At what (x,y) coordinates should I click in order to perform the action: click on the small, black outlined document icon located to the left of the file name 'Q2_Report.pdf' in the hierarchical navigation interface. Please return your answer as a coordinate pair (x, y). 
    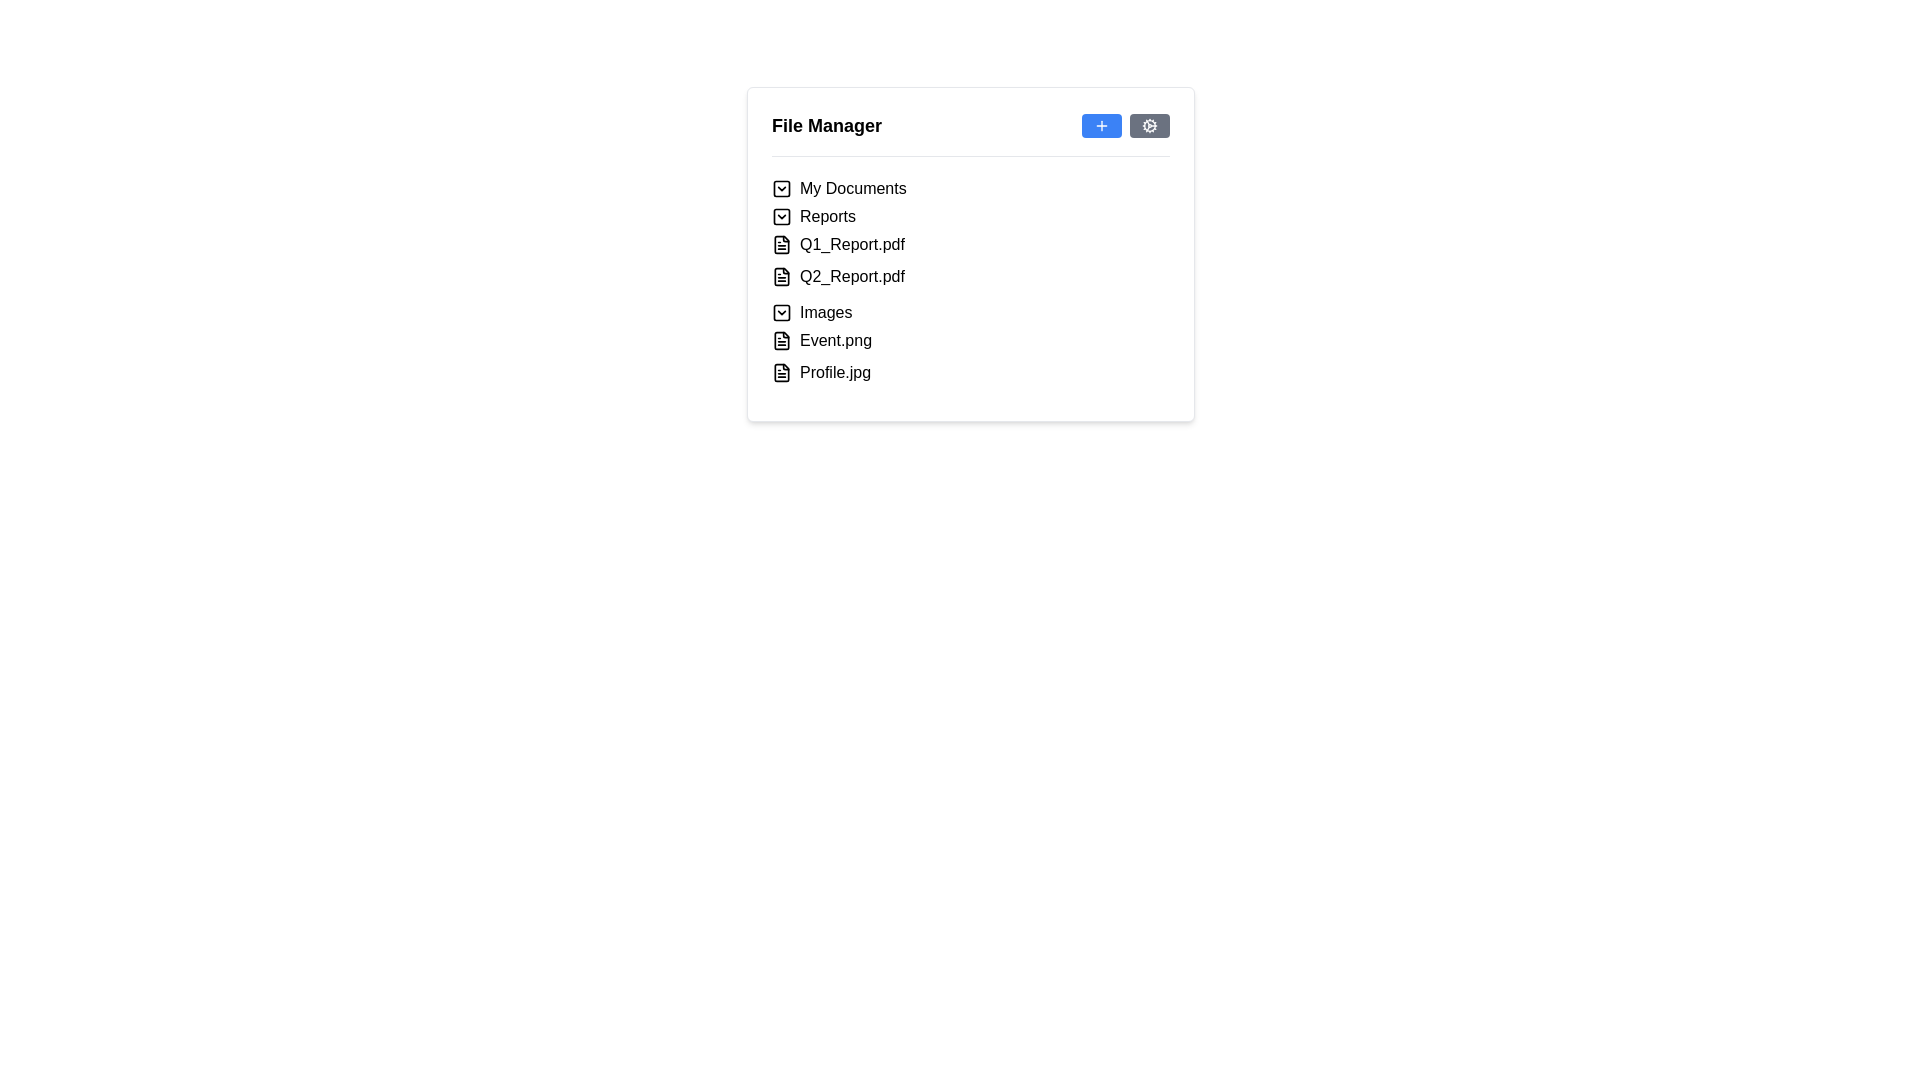
    Looking at the image, I should click on (781, 277).